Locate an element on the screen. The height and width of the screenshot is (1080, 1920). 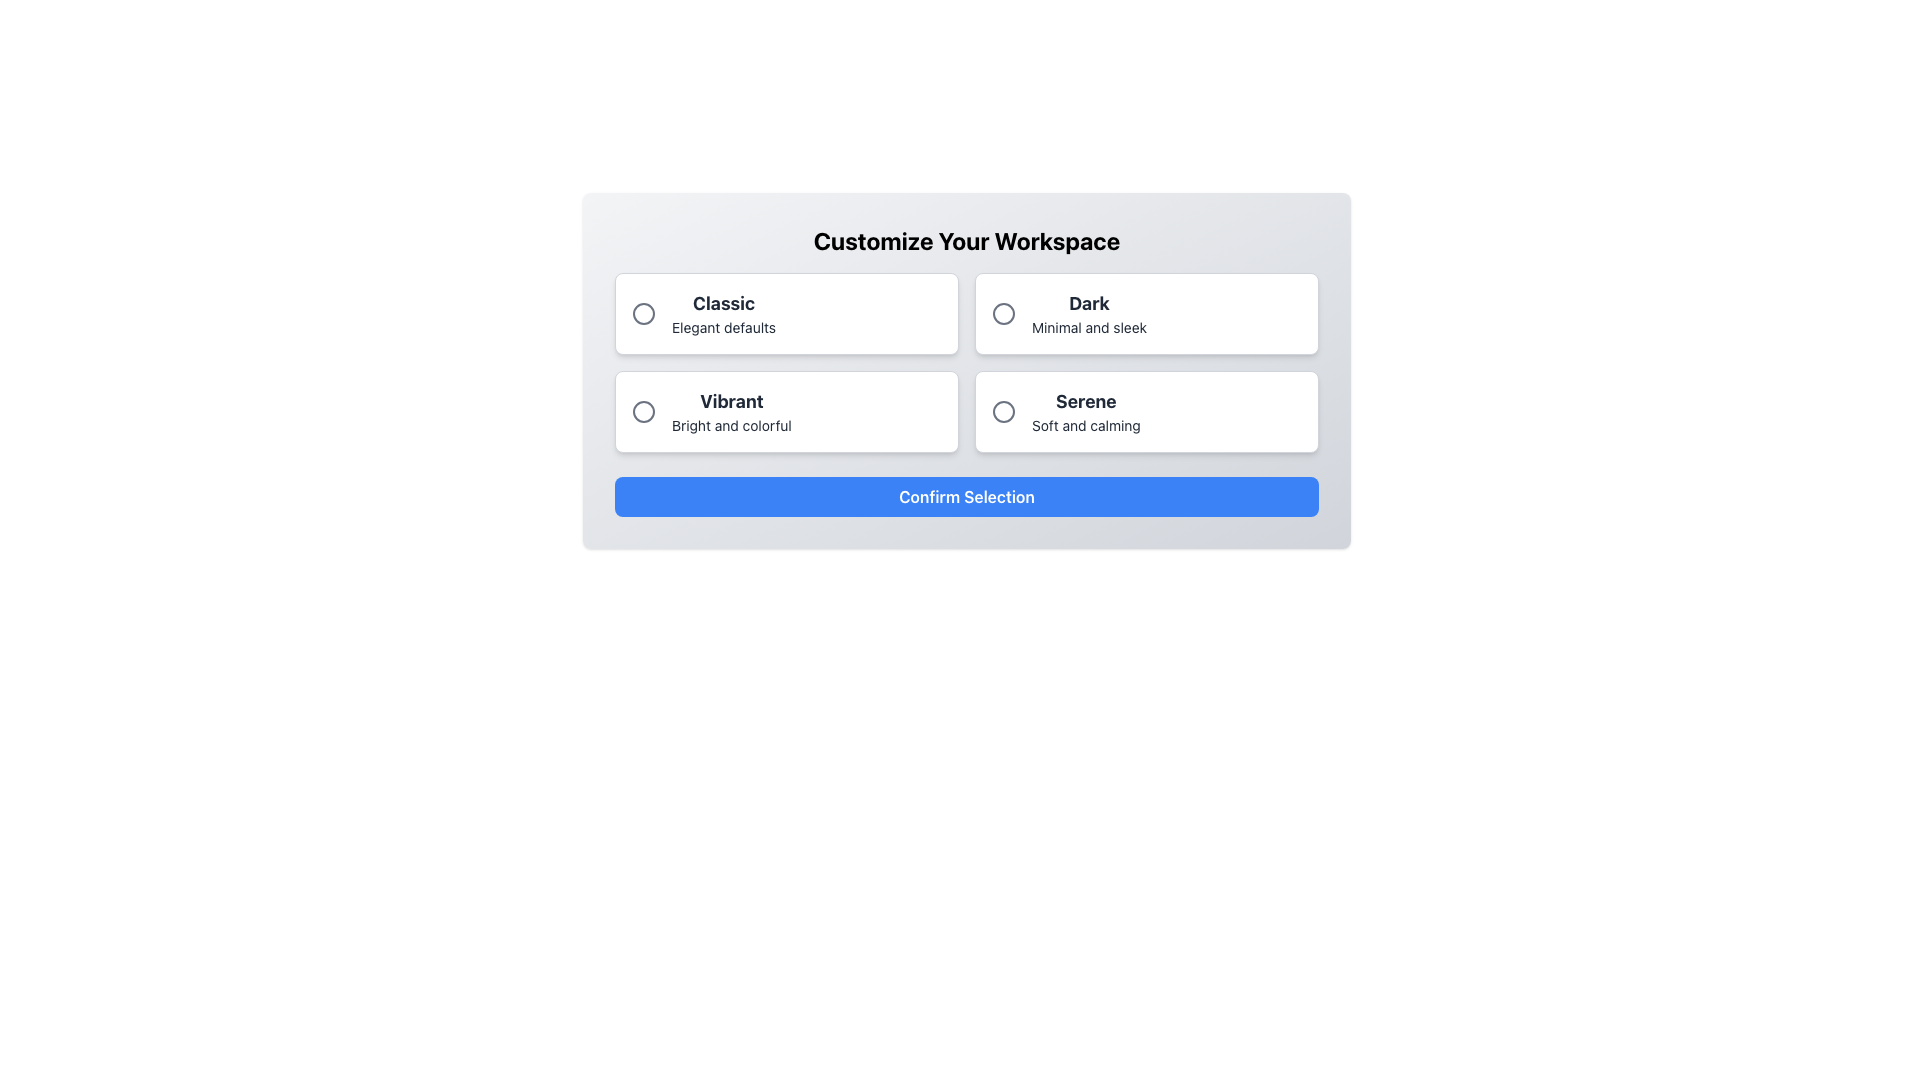
the small circular icon with a grayish outline in the 'Vibrant' card of the 'Customize Your Workspace' section is located at coordinates (643, 411).